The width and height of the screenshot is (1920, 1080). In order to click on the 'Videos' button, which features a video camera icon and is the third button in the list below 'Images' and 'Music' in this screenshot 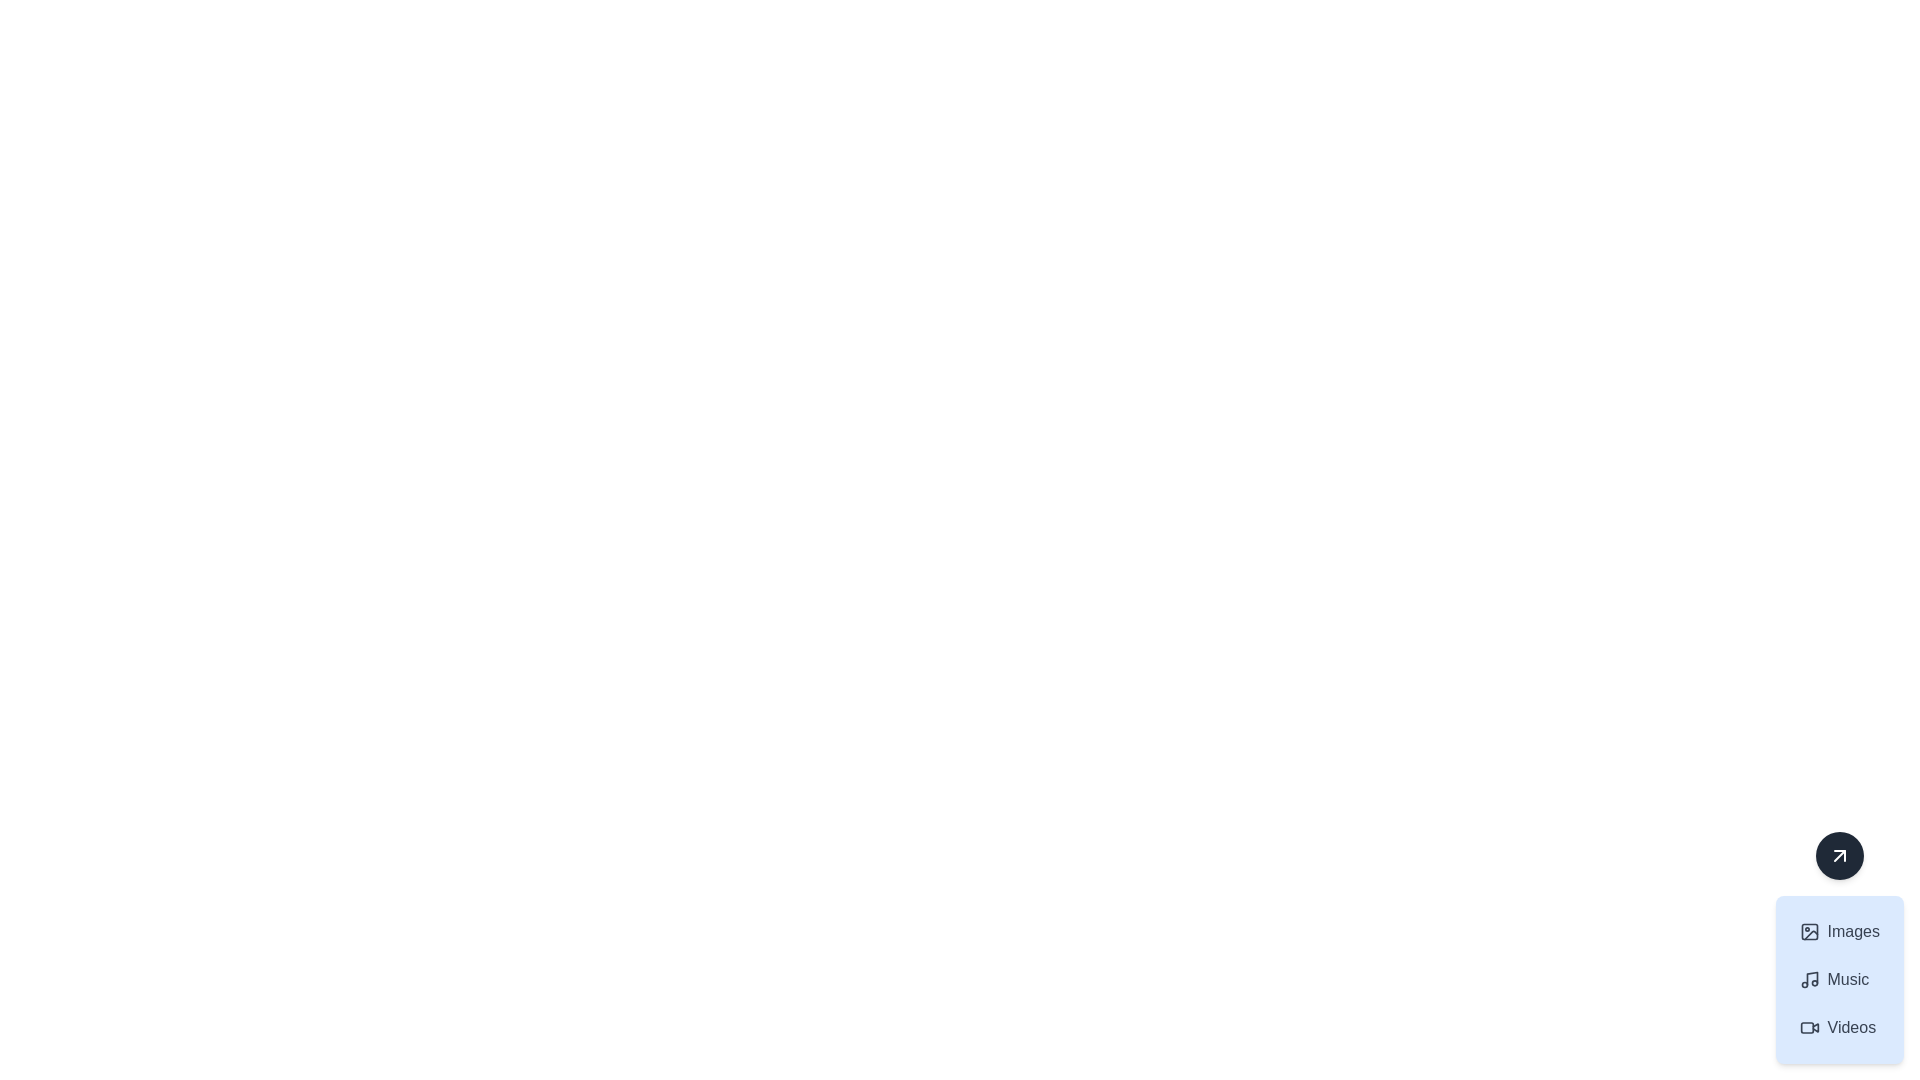, I will do `click(1839, 1028)`.